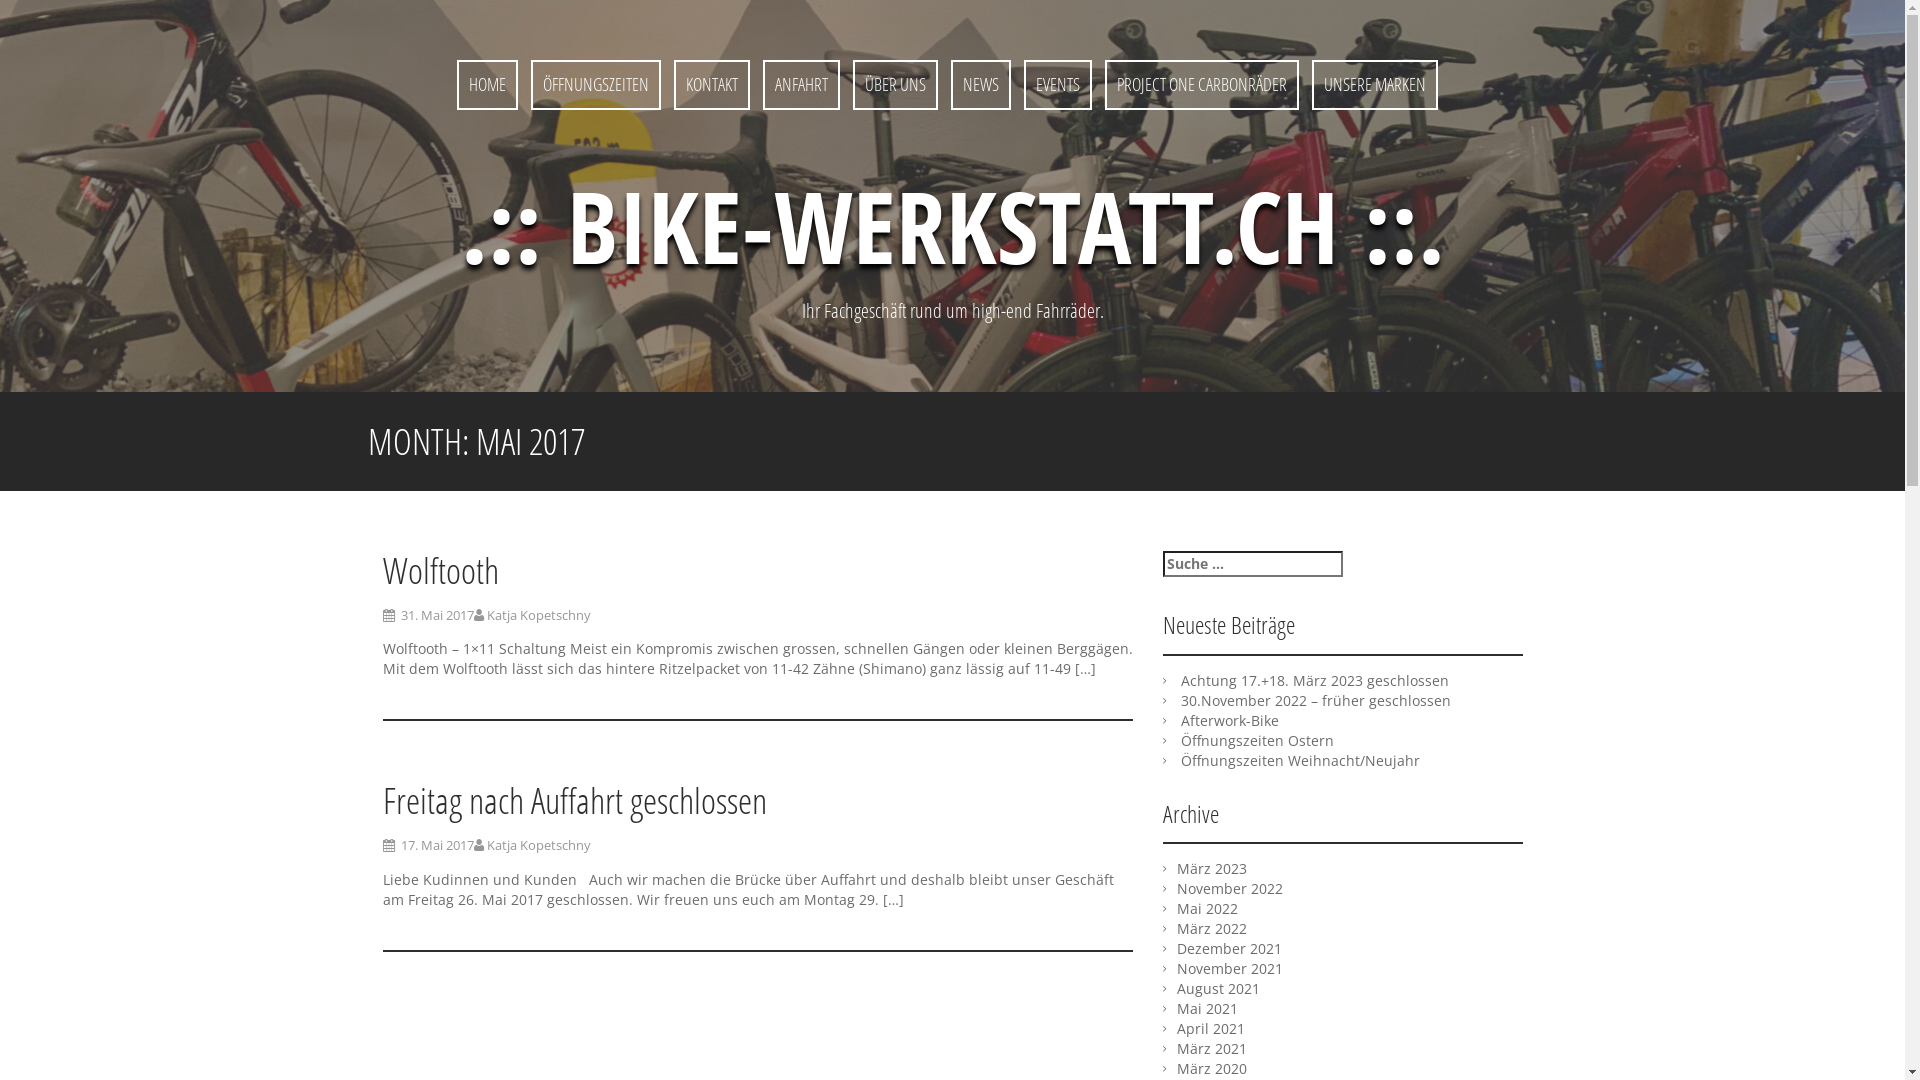  Describe the element at coordinates (487, 83) in the screenshot. I see `'HOME'` at that location.